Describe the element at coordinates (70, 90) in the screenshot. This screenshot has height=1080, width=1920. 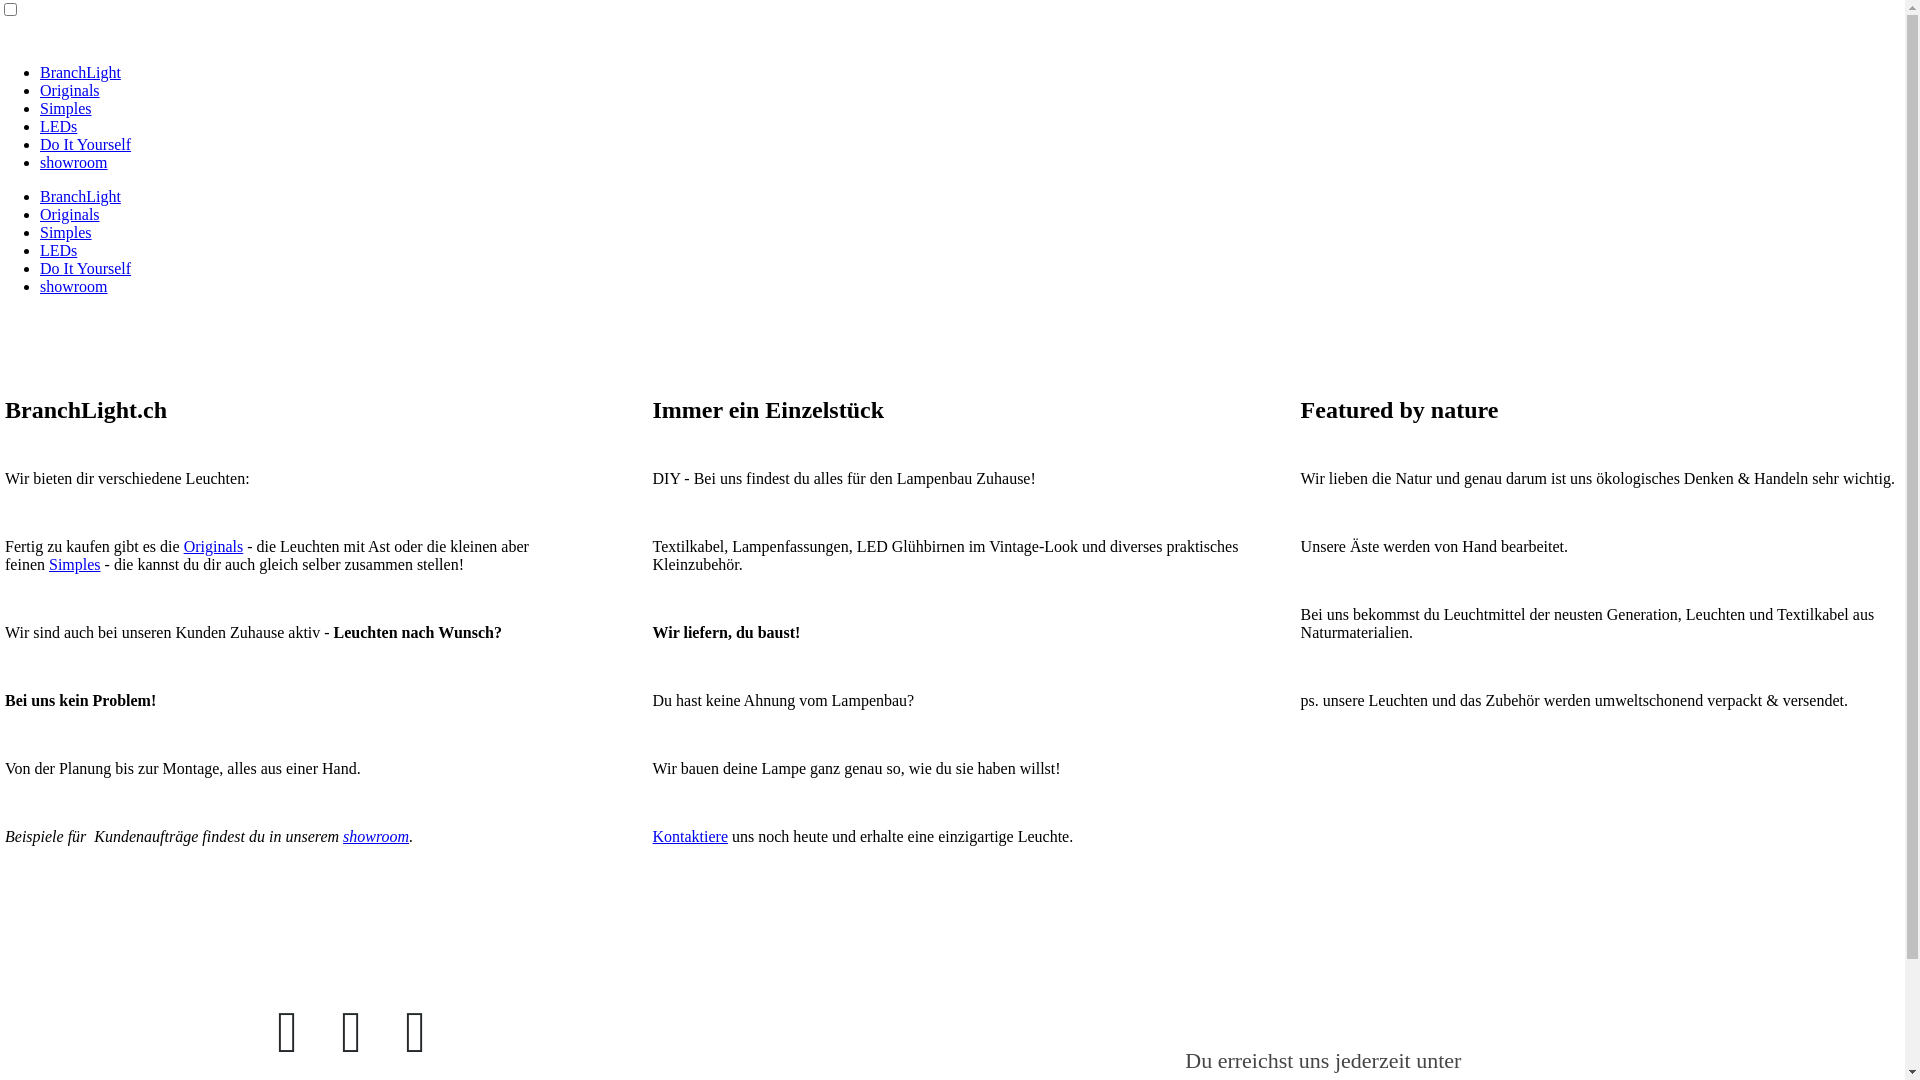
I see `'Originals'` at that location.